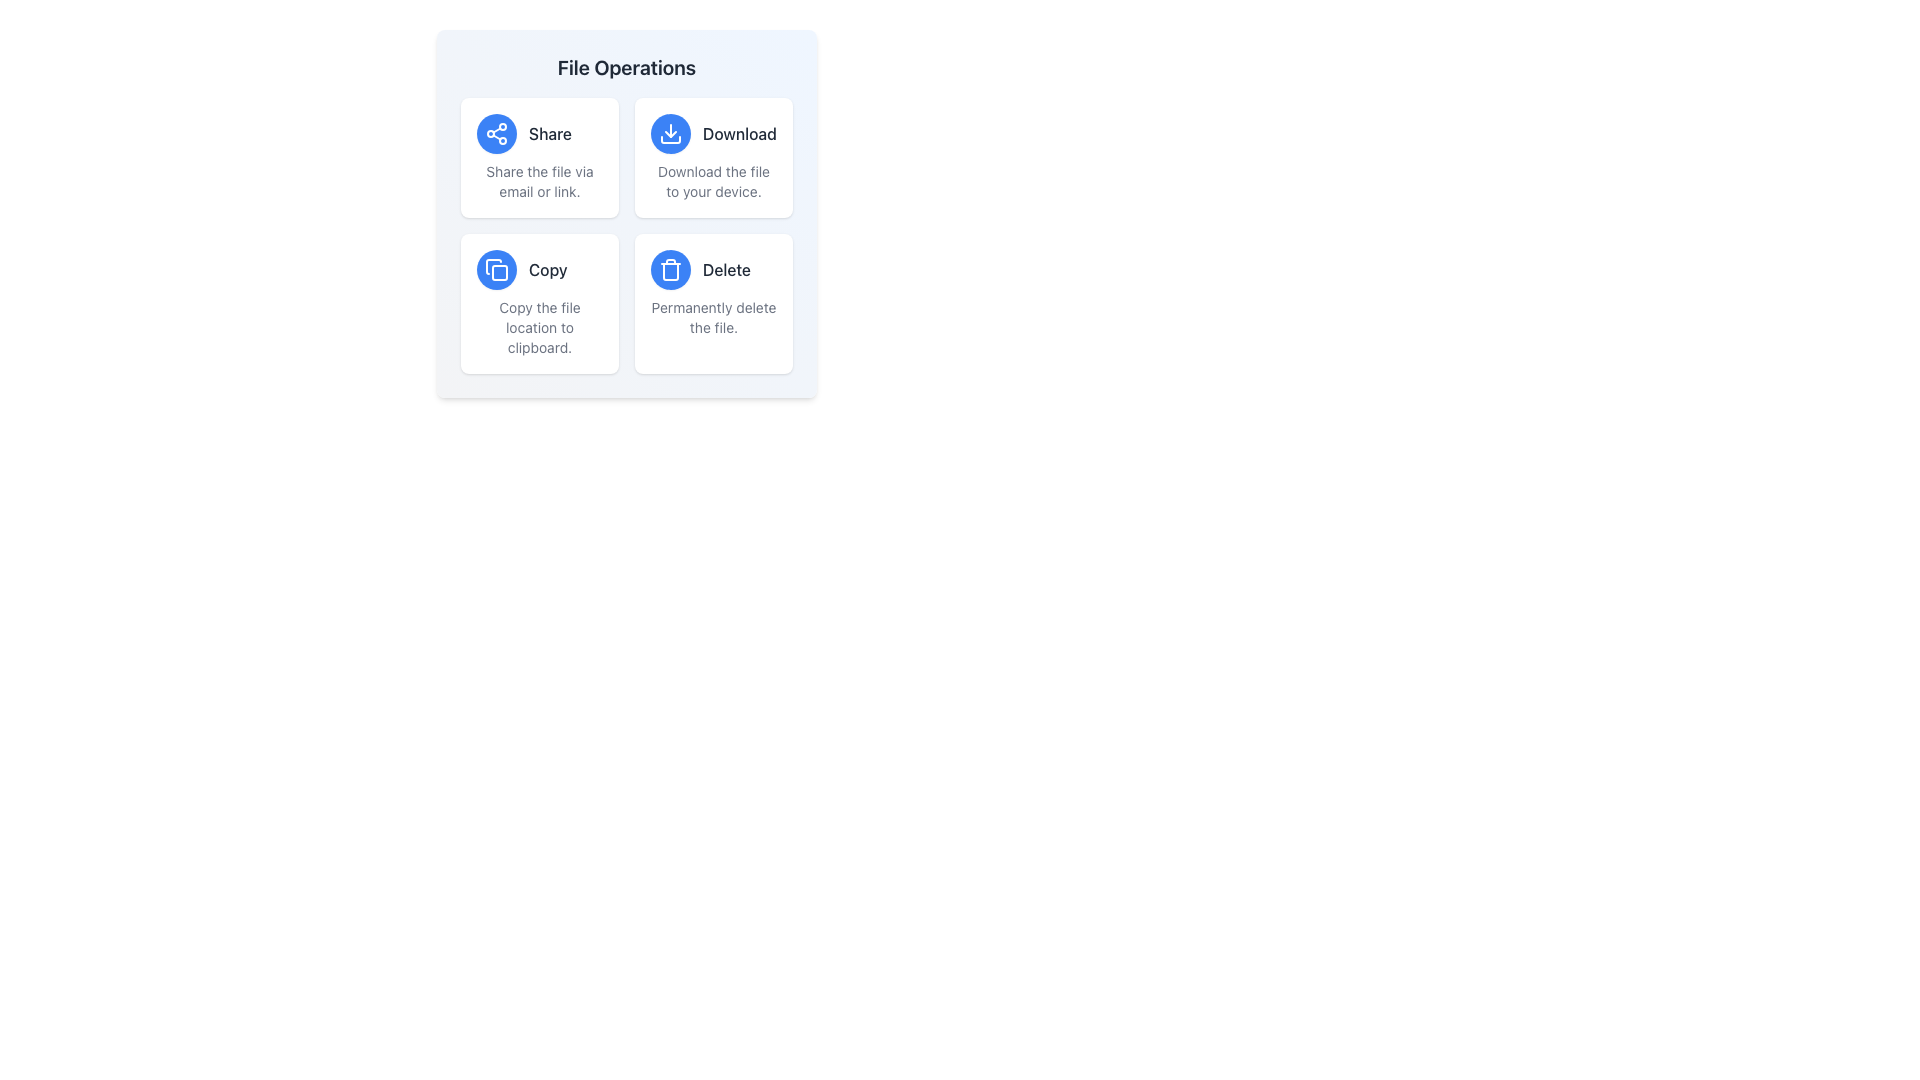  What do you see at coordinates (671, 270) in the screenshot?
I see `the circular blue button with a white trash can symbol located under the 'File Operations' section` at bounding box center [671, 270].